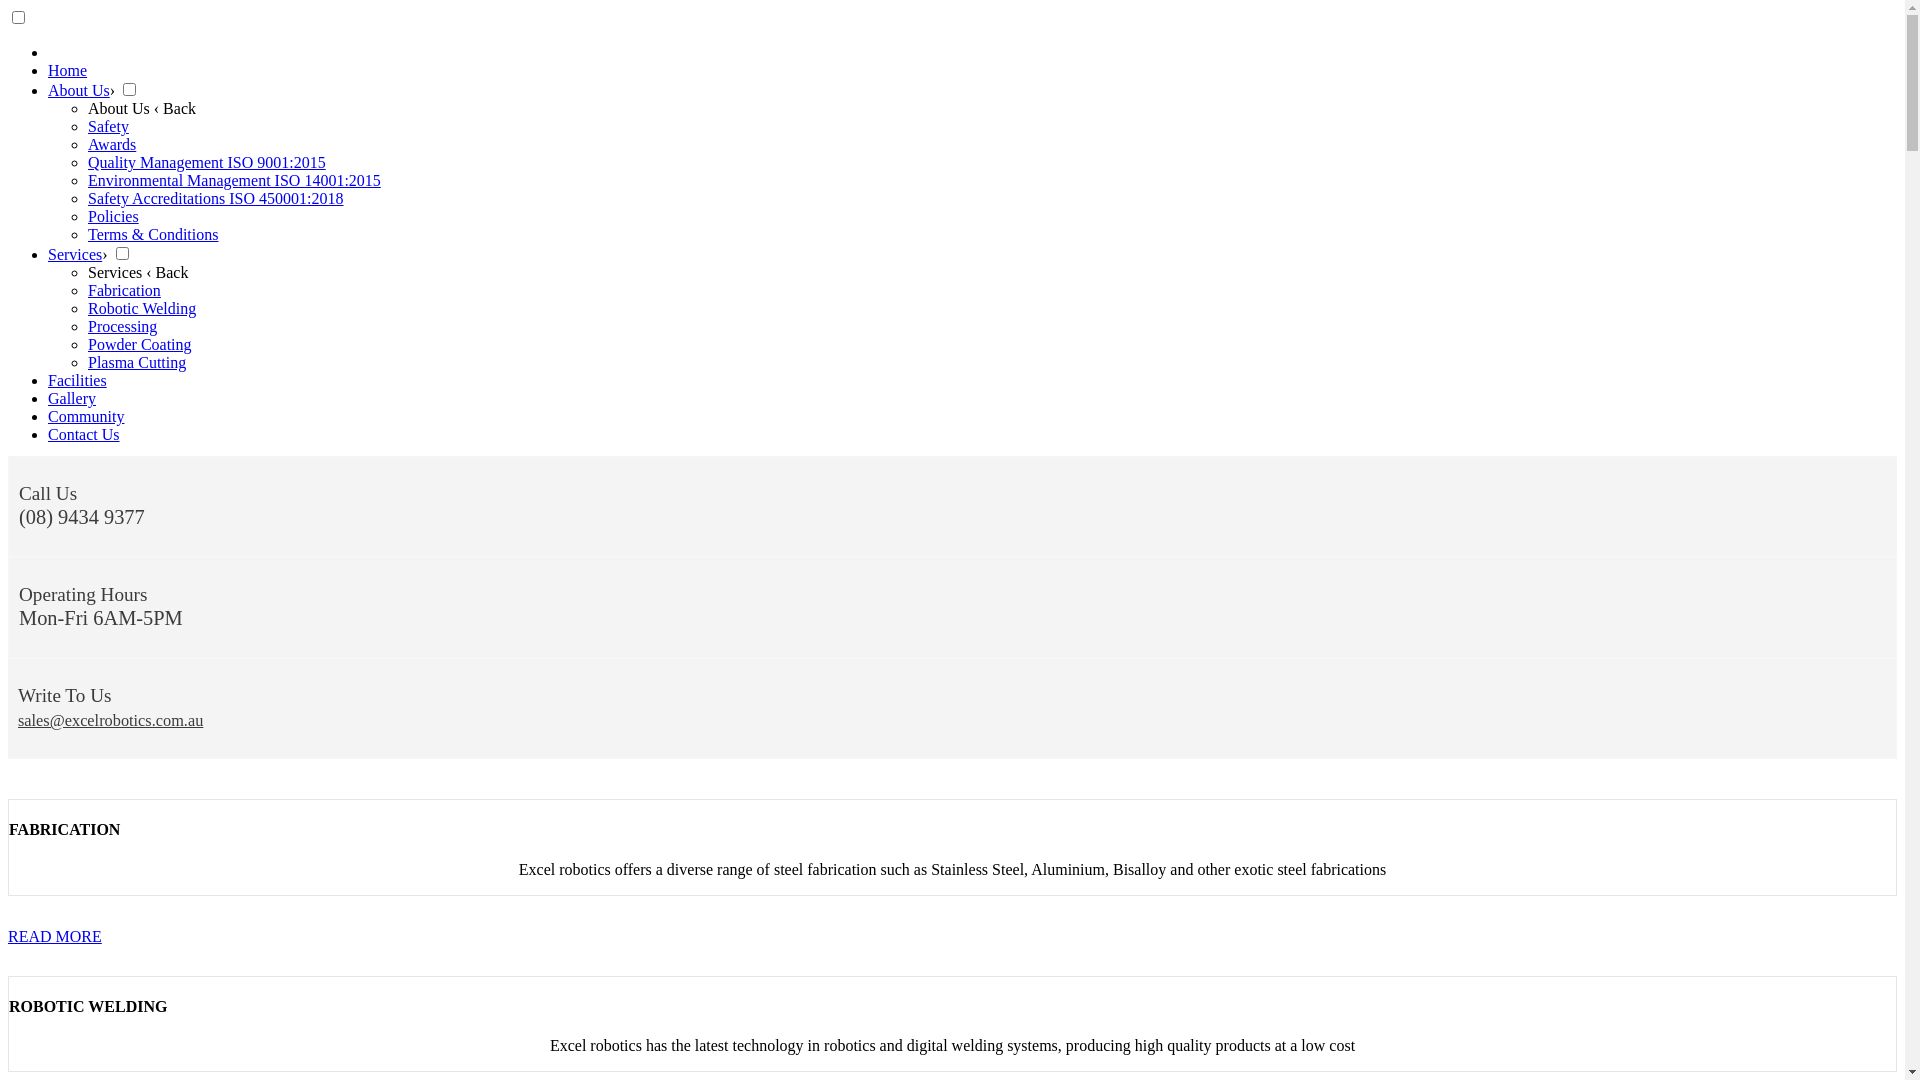  What do you see at coordinates (48, 415) in the screenshot?
I see `'Community'` at bounding box center [48, 415].